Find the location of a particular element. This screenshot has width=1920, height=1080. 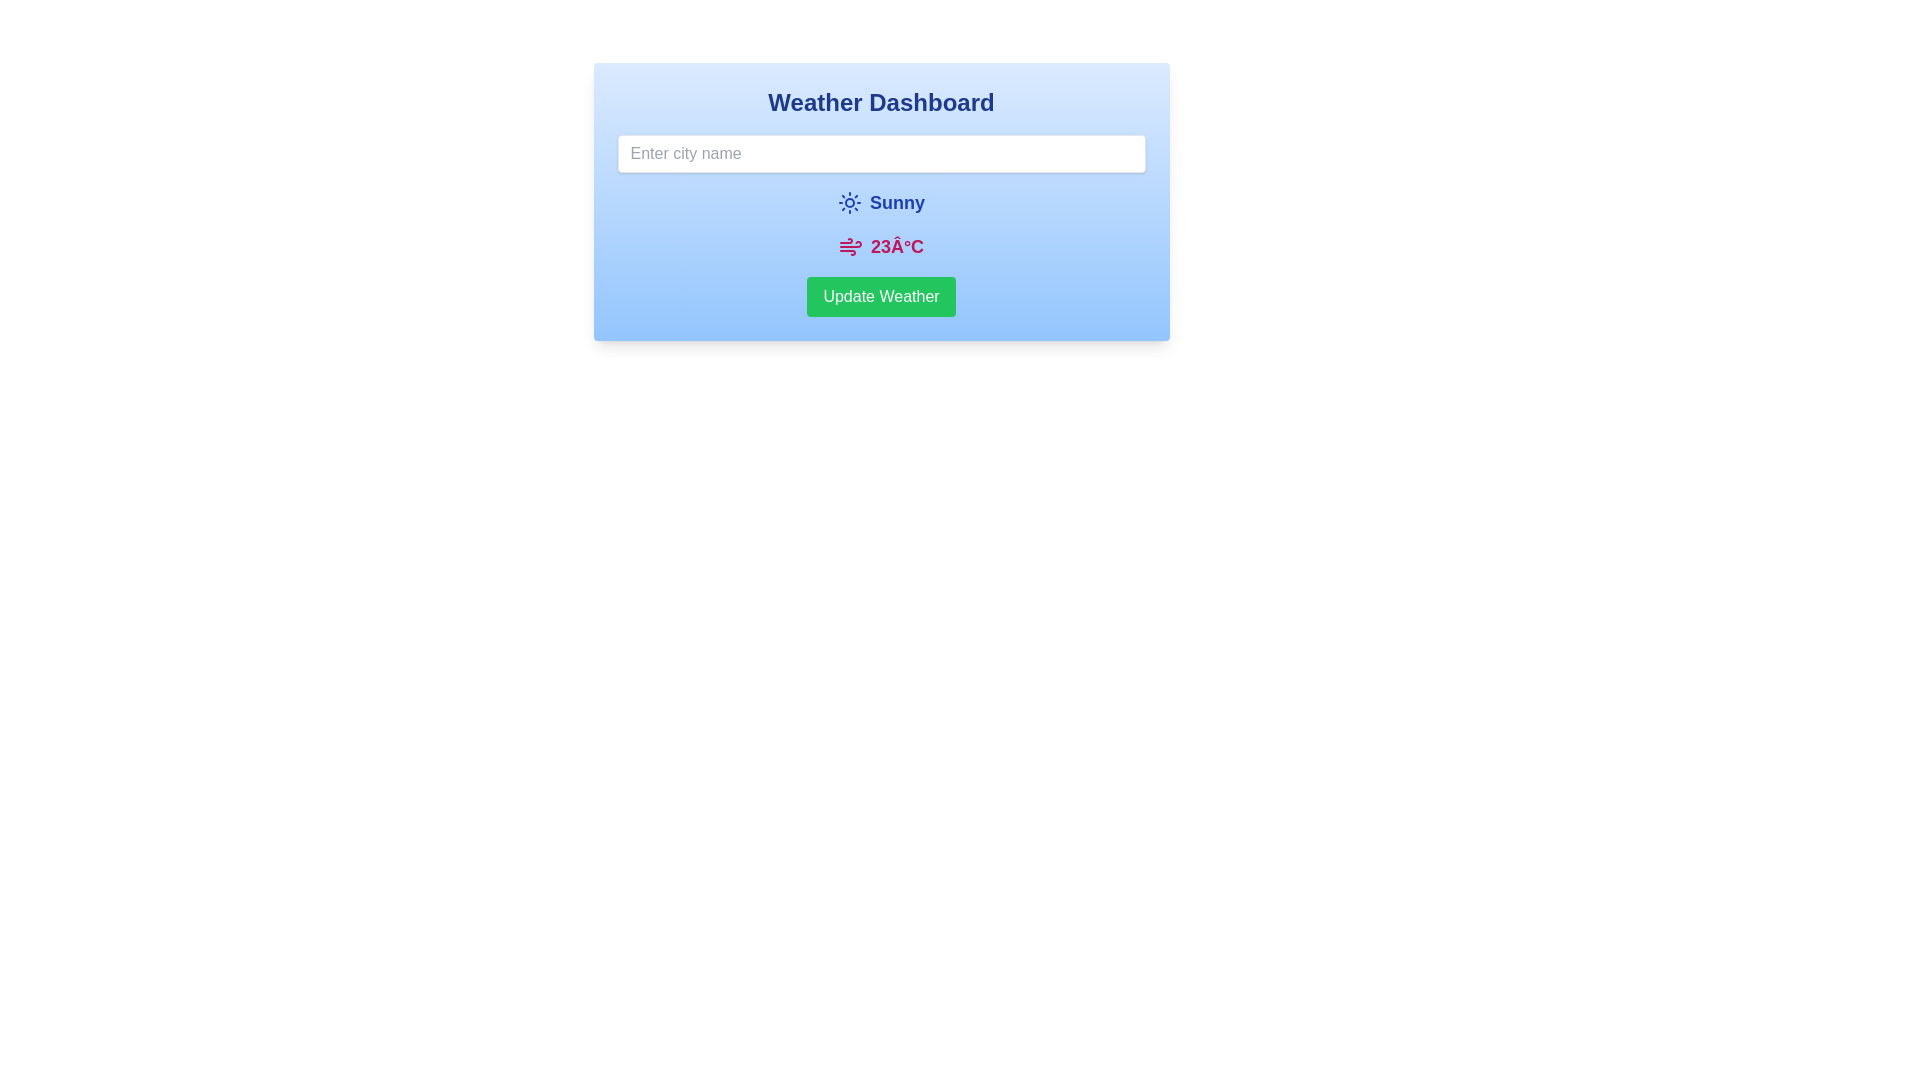

the update weather button in the weather dashboard interface is located at coordinates (880, 297).